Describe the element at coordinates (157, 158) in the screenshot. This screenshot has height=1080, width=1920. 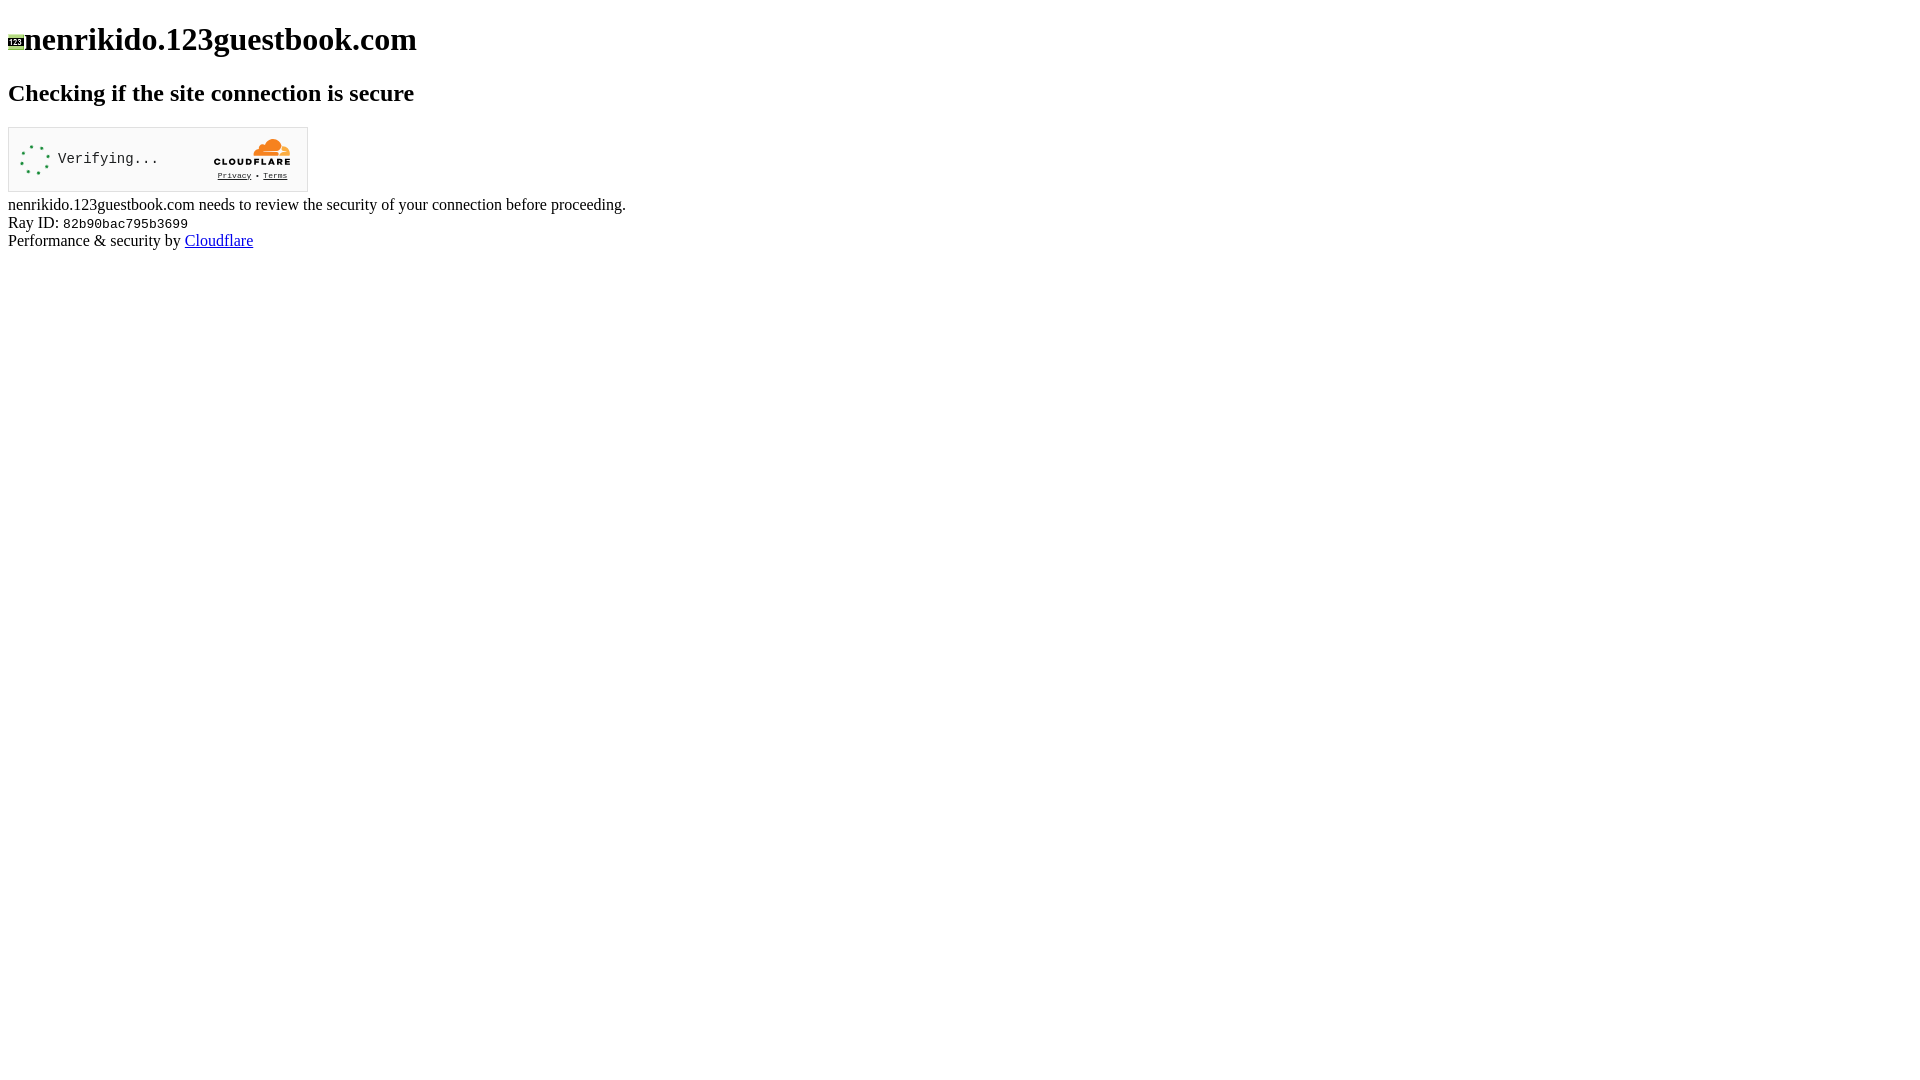
I see `'Widget containing a Cloudflare security challenge'` at that location.